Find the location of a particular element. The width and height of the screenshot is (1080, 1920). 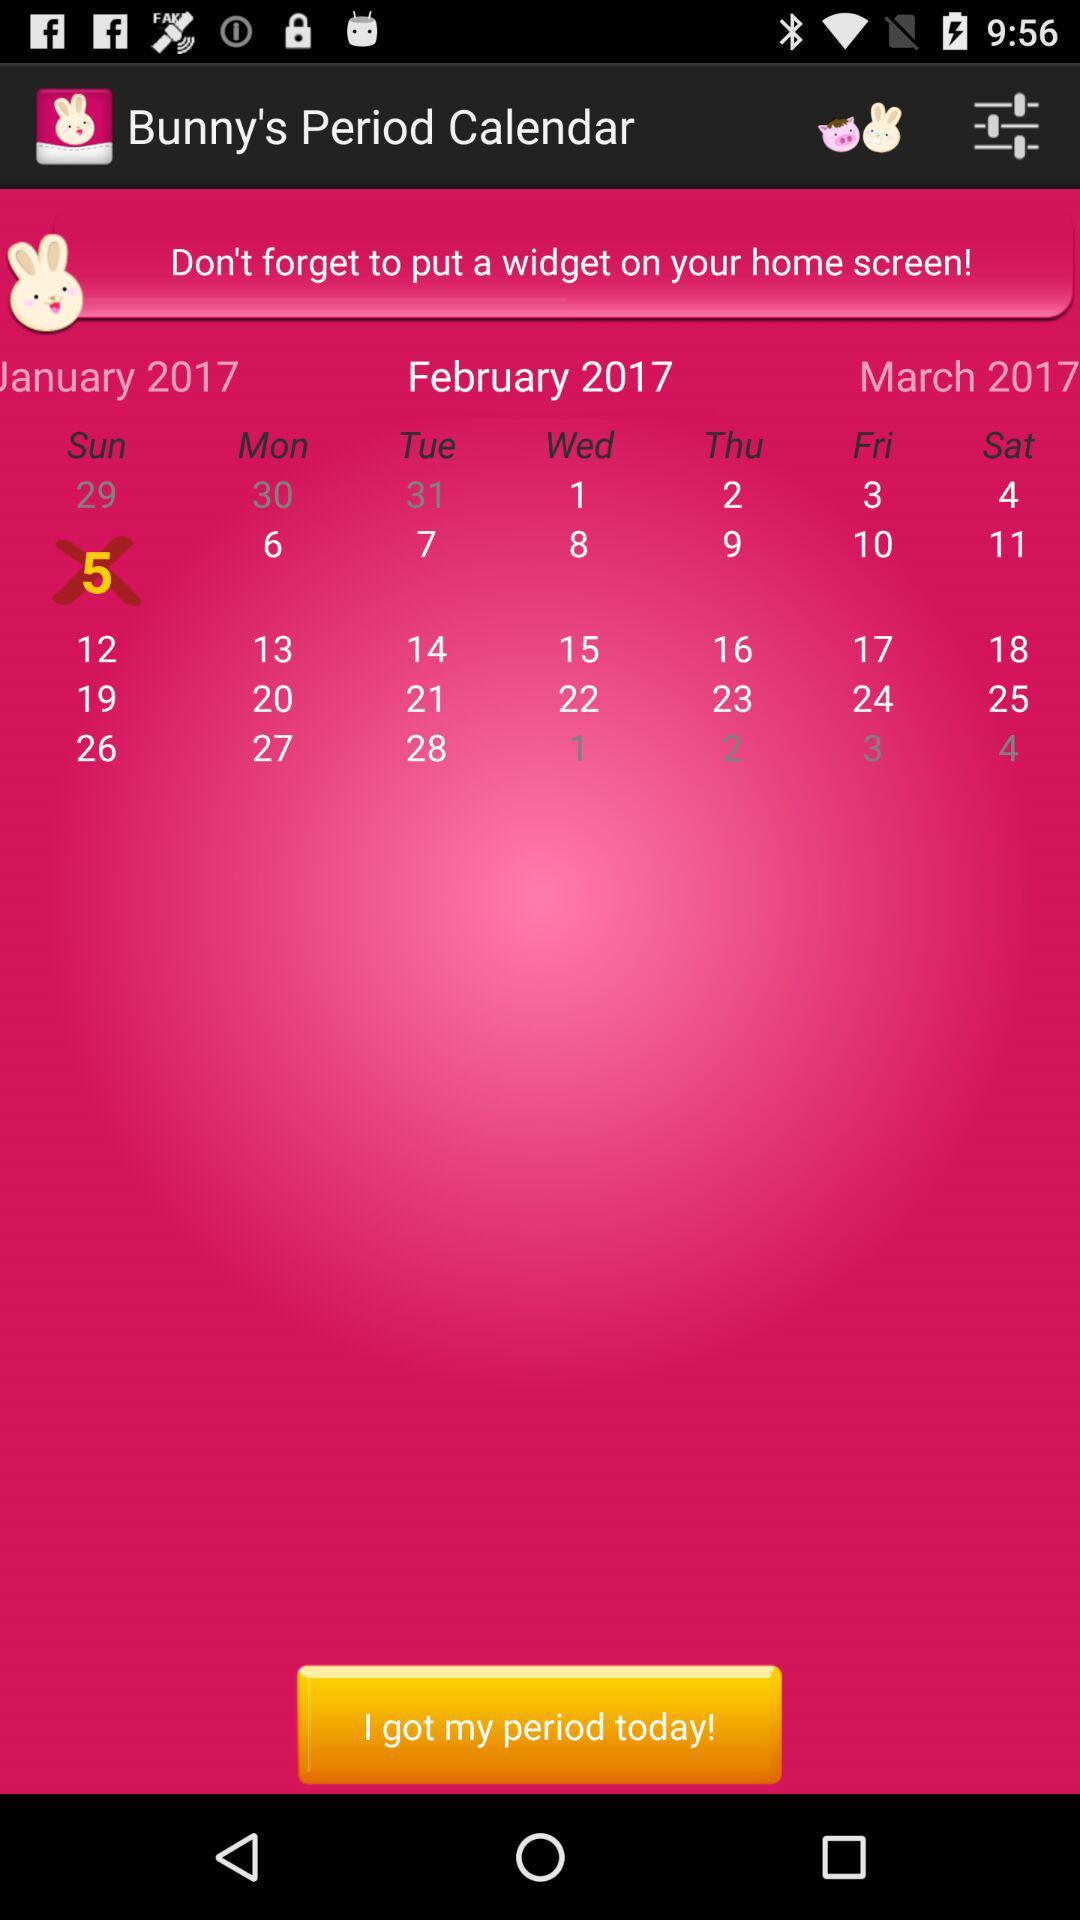

3 in february 2017 is located at coordinates (871, 493).